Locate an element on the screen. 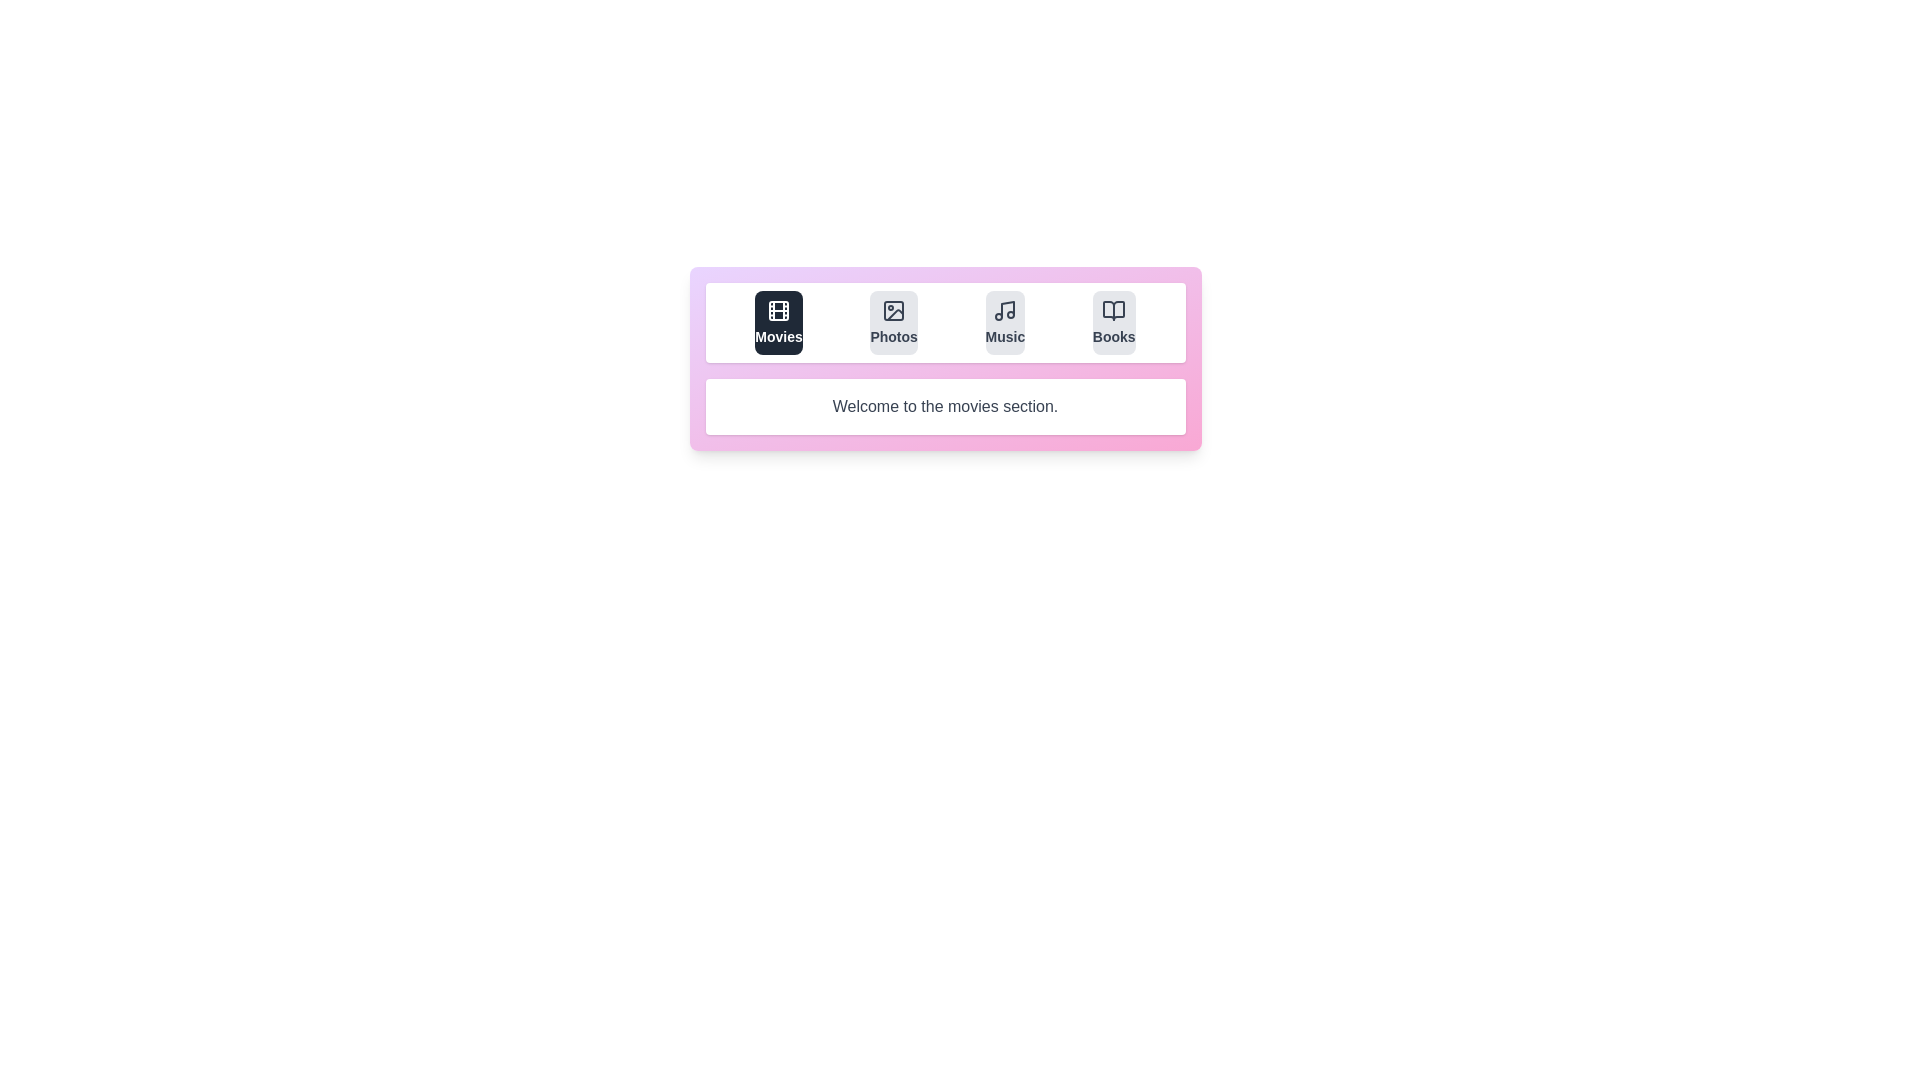 The height and width of the screenshot is (1080, 1920). the tab labeled Books is located at coordinates (1113, 322).